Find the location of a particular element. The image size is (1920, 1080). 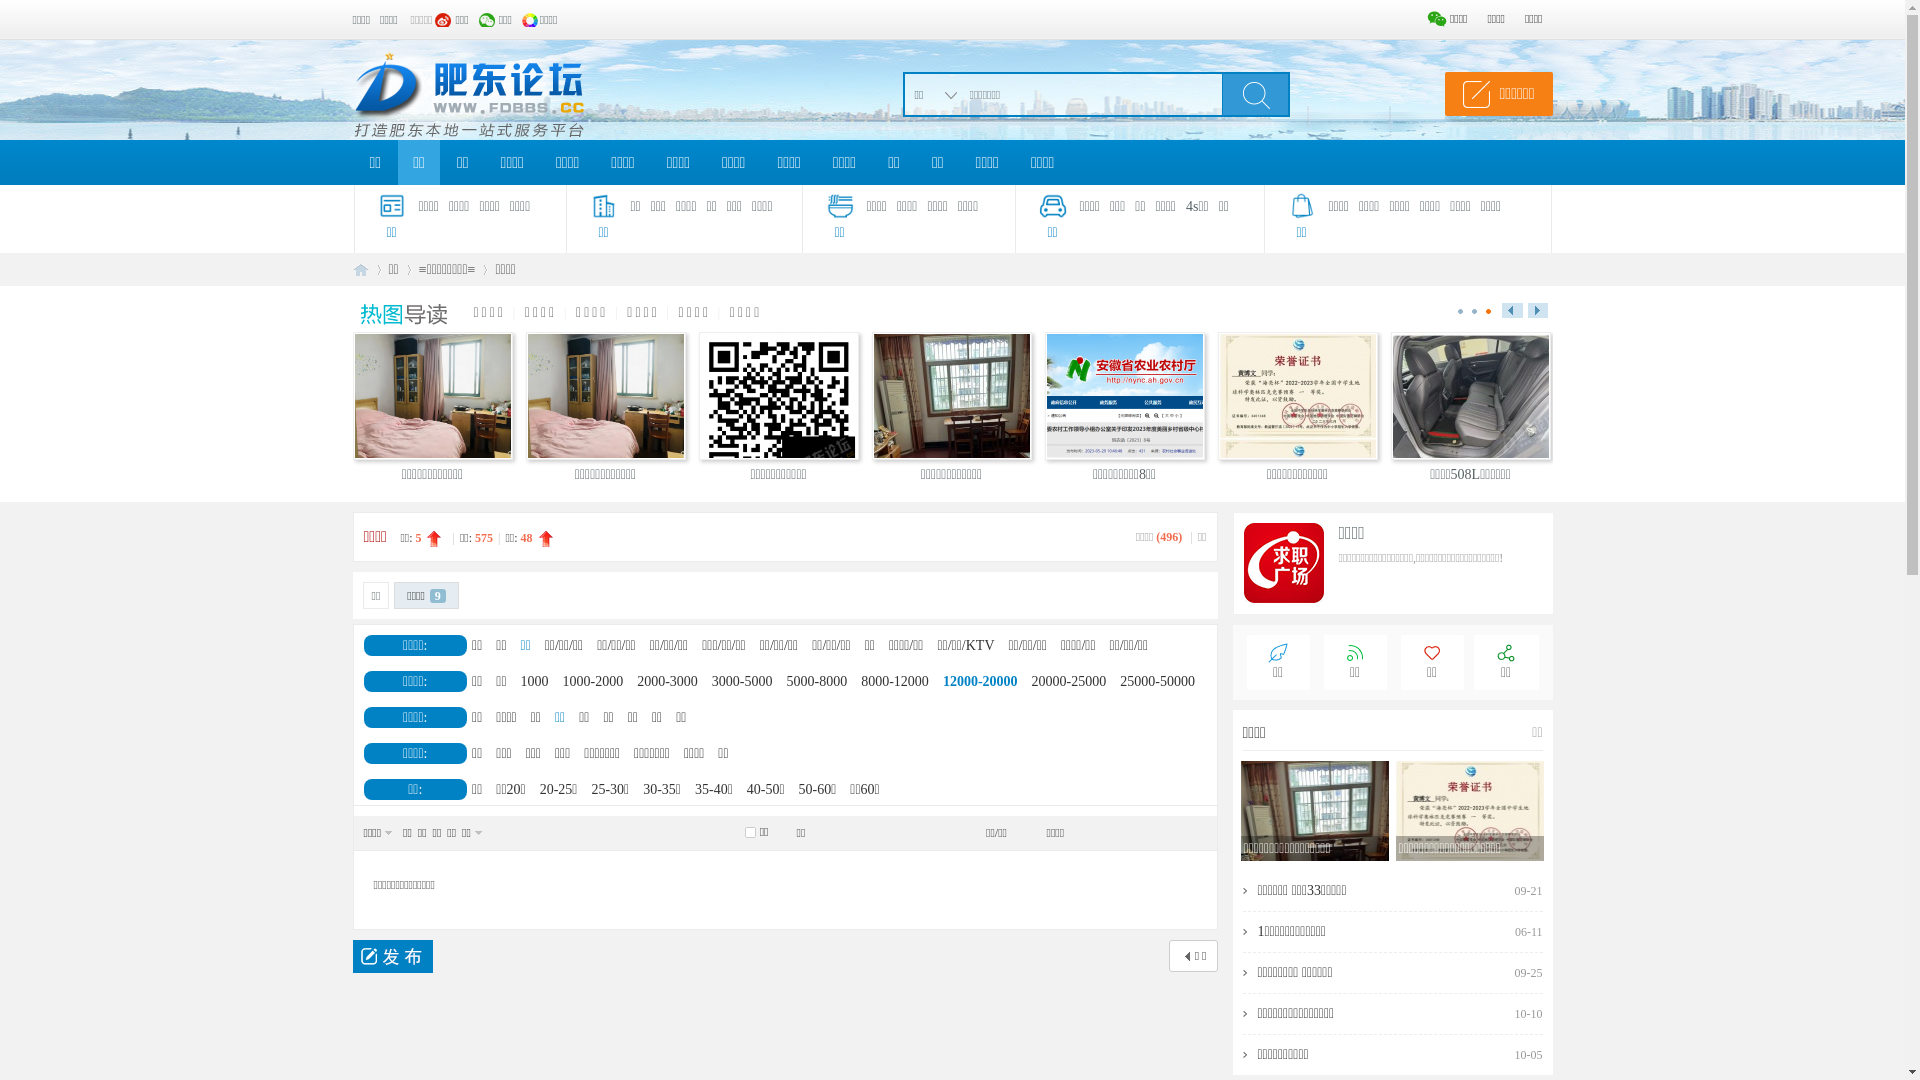

'1000-2000' is located at coordinates (592, 680).